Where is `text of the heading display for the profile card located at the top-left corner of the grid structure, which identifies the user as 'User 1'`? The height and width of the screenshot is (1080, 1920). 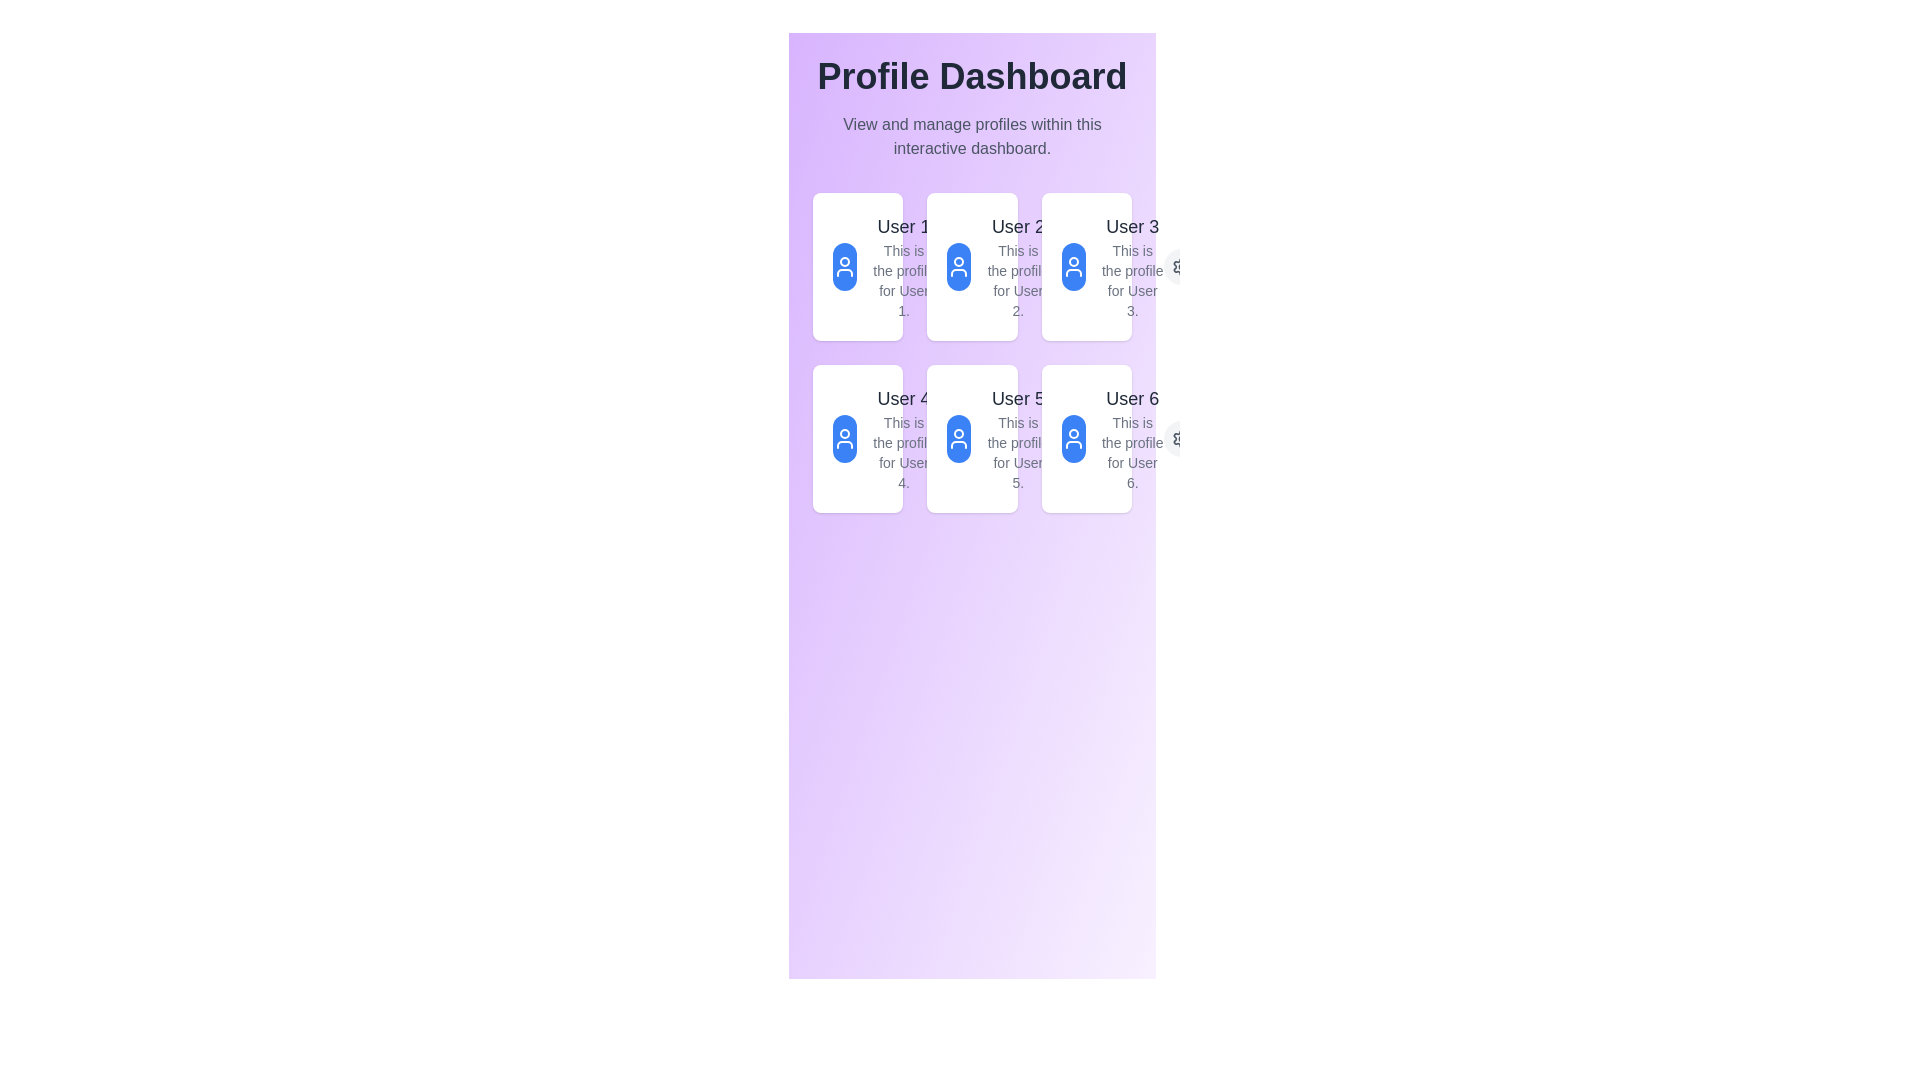 text of the heading display for the profile card located at the top-left corner of the grid structure, which identifies the user as 'User 1' is located at coordinates (903, 226).